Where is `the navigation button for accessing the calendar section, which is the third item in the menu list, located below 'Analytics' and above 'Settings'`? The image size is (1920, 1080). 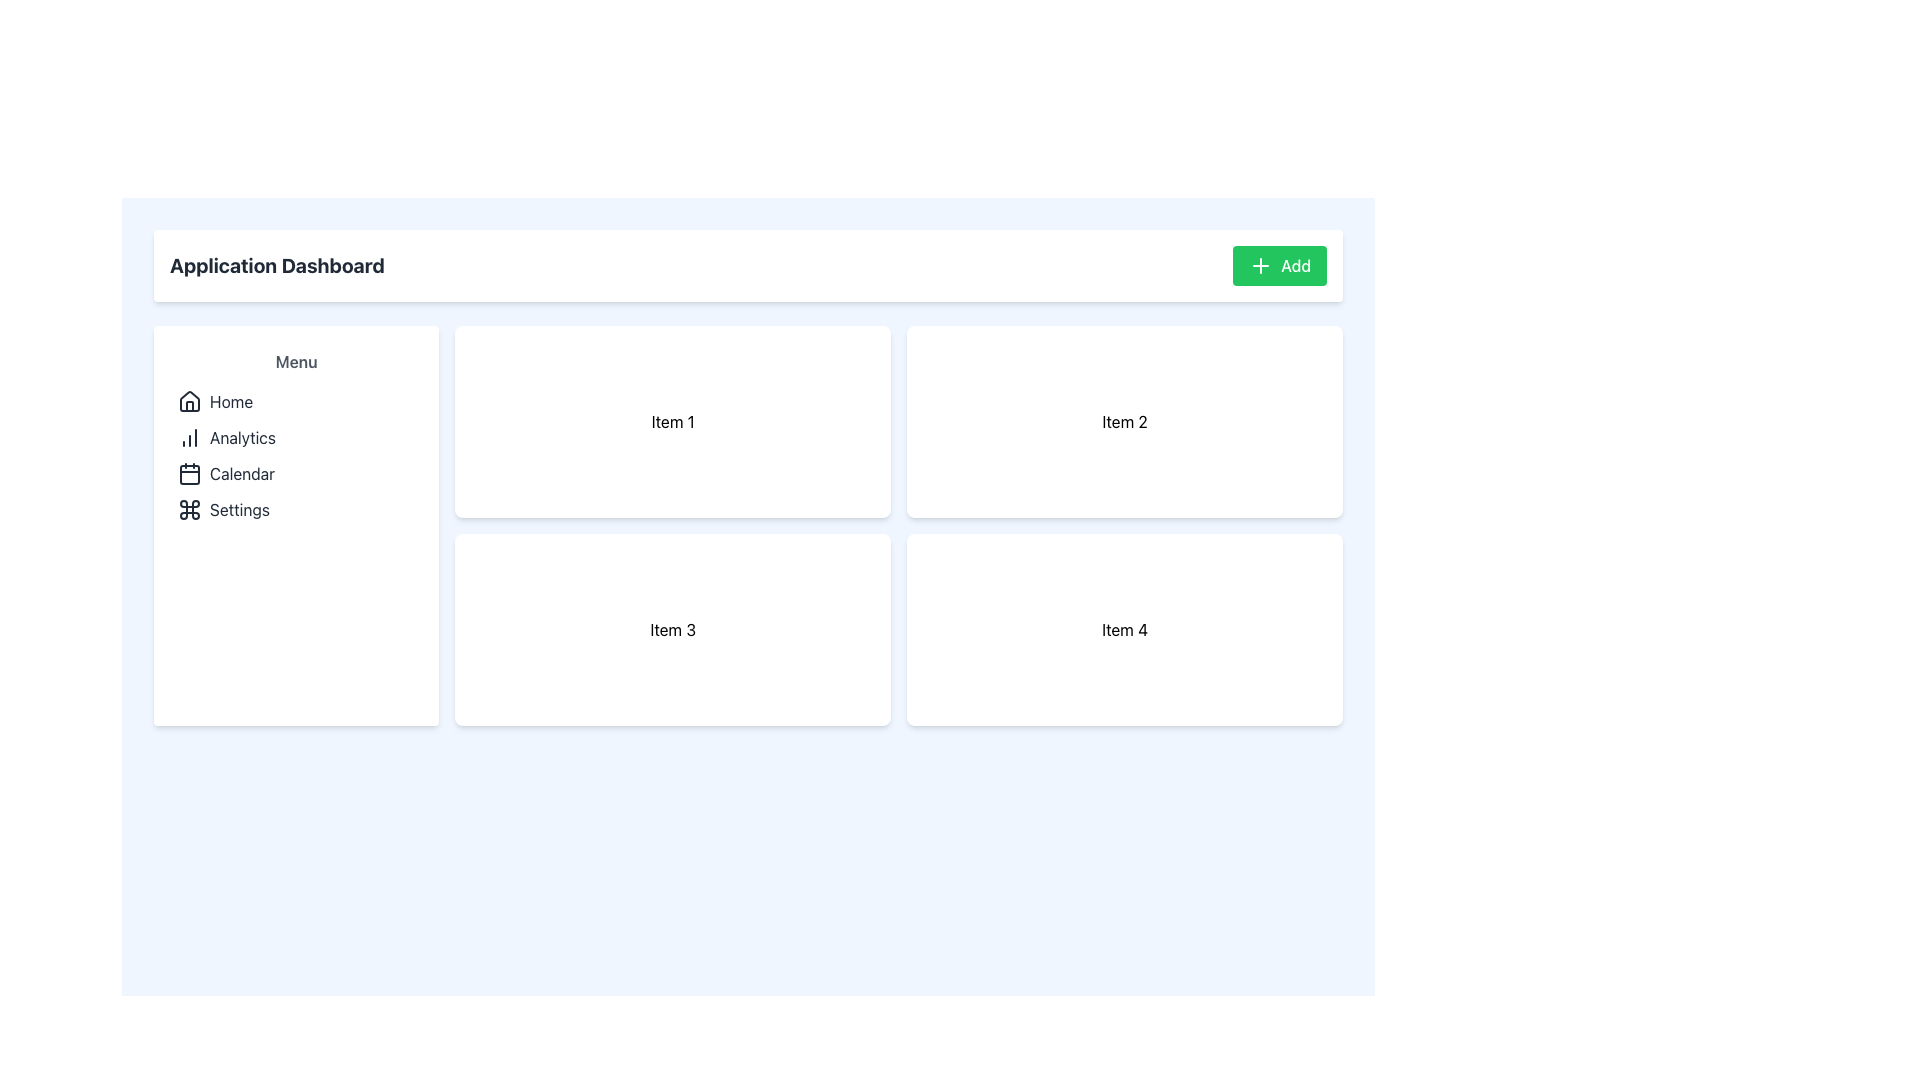 the navigation button for accessing the calendar section, which is the third item in the menu list, located below 'Analytics' and above 'Settings' is located at coordinates (295, 474).